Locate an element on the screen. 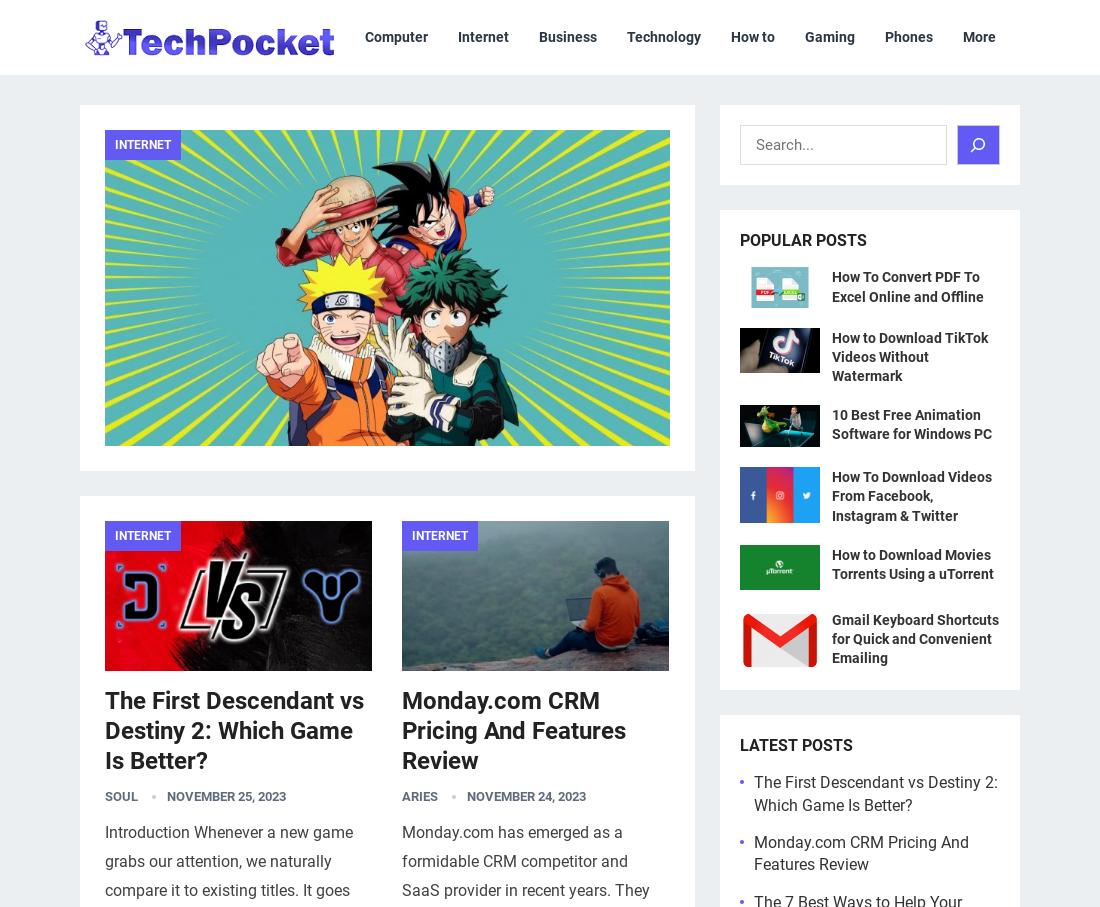 This screenshot has width=1100, height=907. 'Gaming' is located at coordinates (114, 470).